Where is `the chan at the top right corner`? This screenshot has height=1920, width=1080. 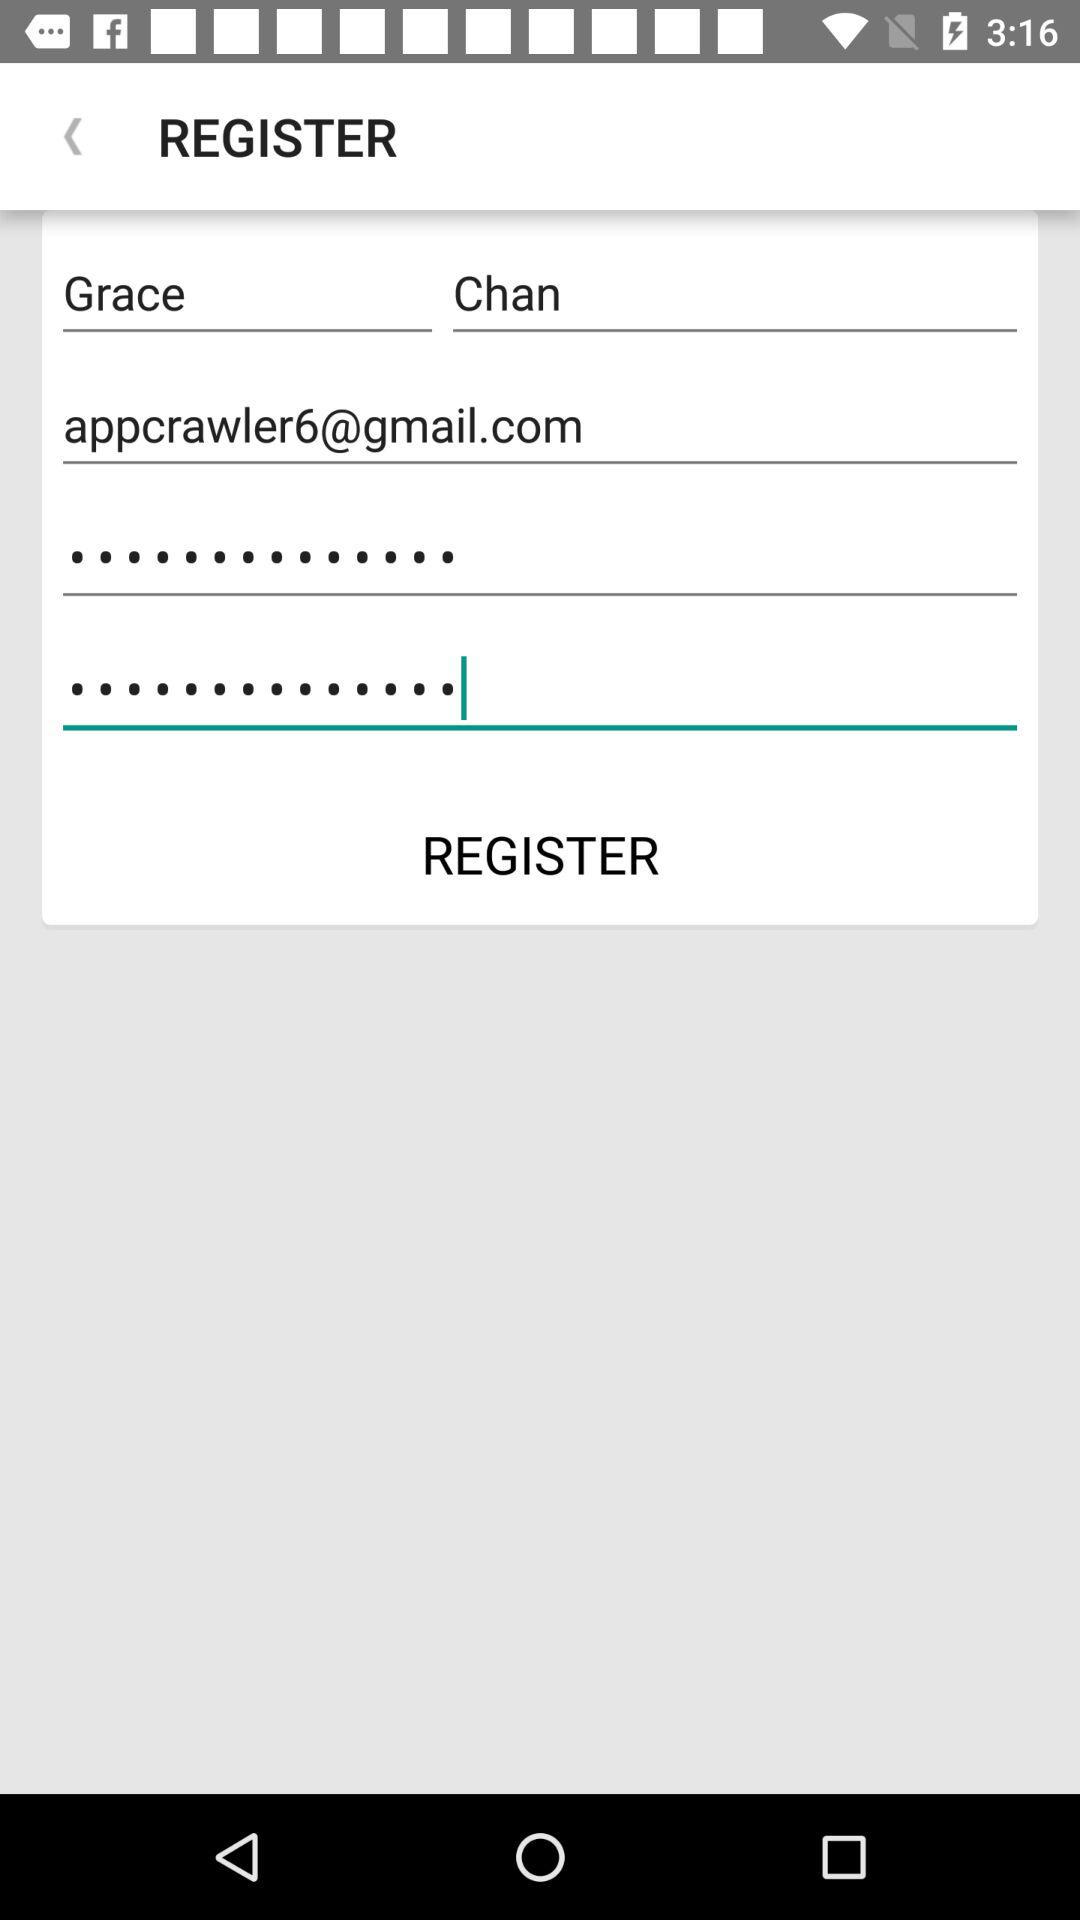 the chan at the top right corner is located at coordinates (735, 292).